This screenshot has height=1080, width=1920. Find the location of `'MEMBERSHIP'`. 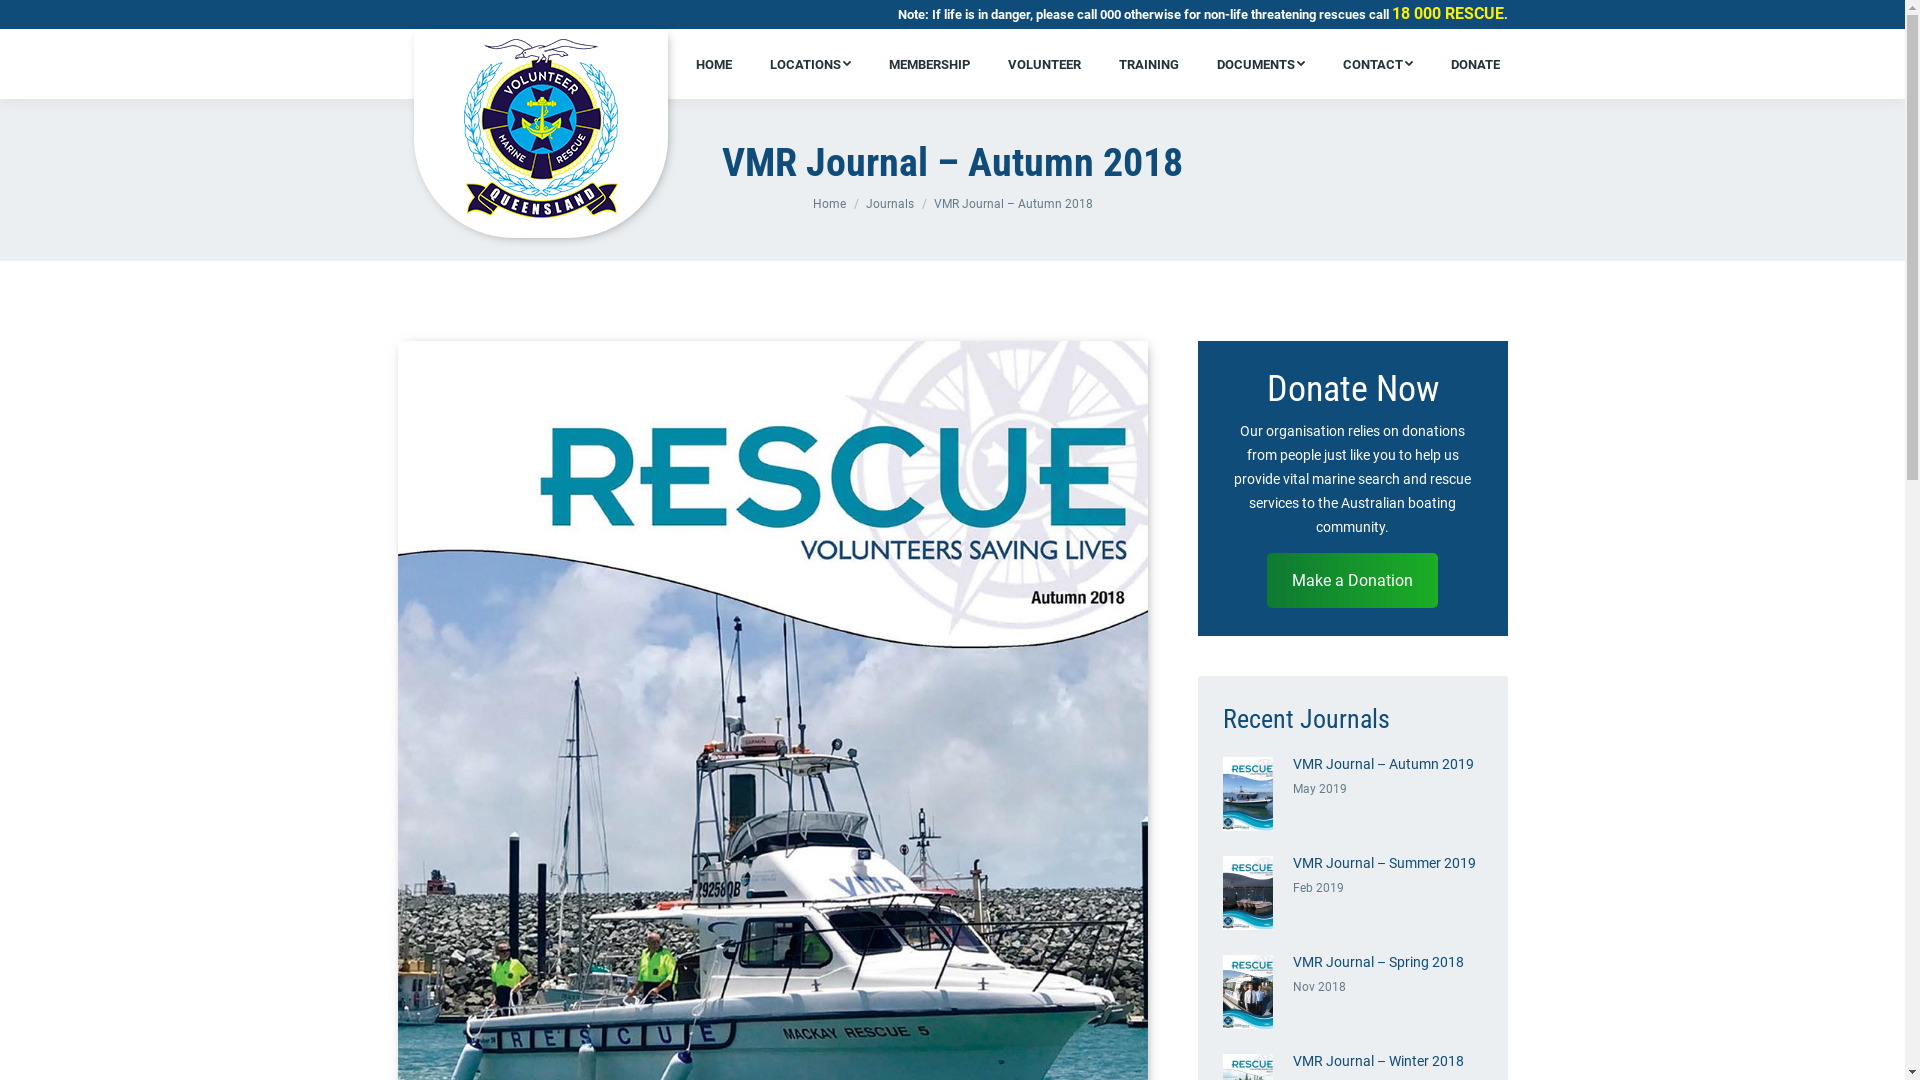

'MEMBERSHIP' is located at coordinates (928, 63).